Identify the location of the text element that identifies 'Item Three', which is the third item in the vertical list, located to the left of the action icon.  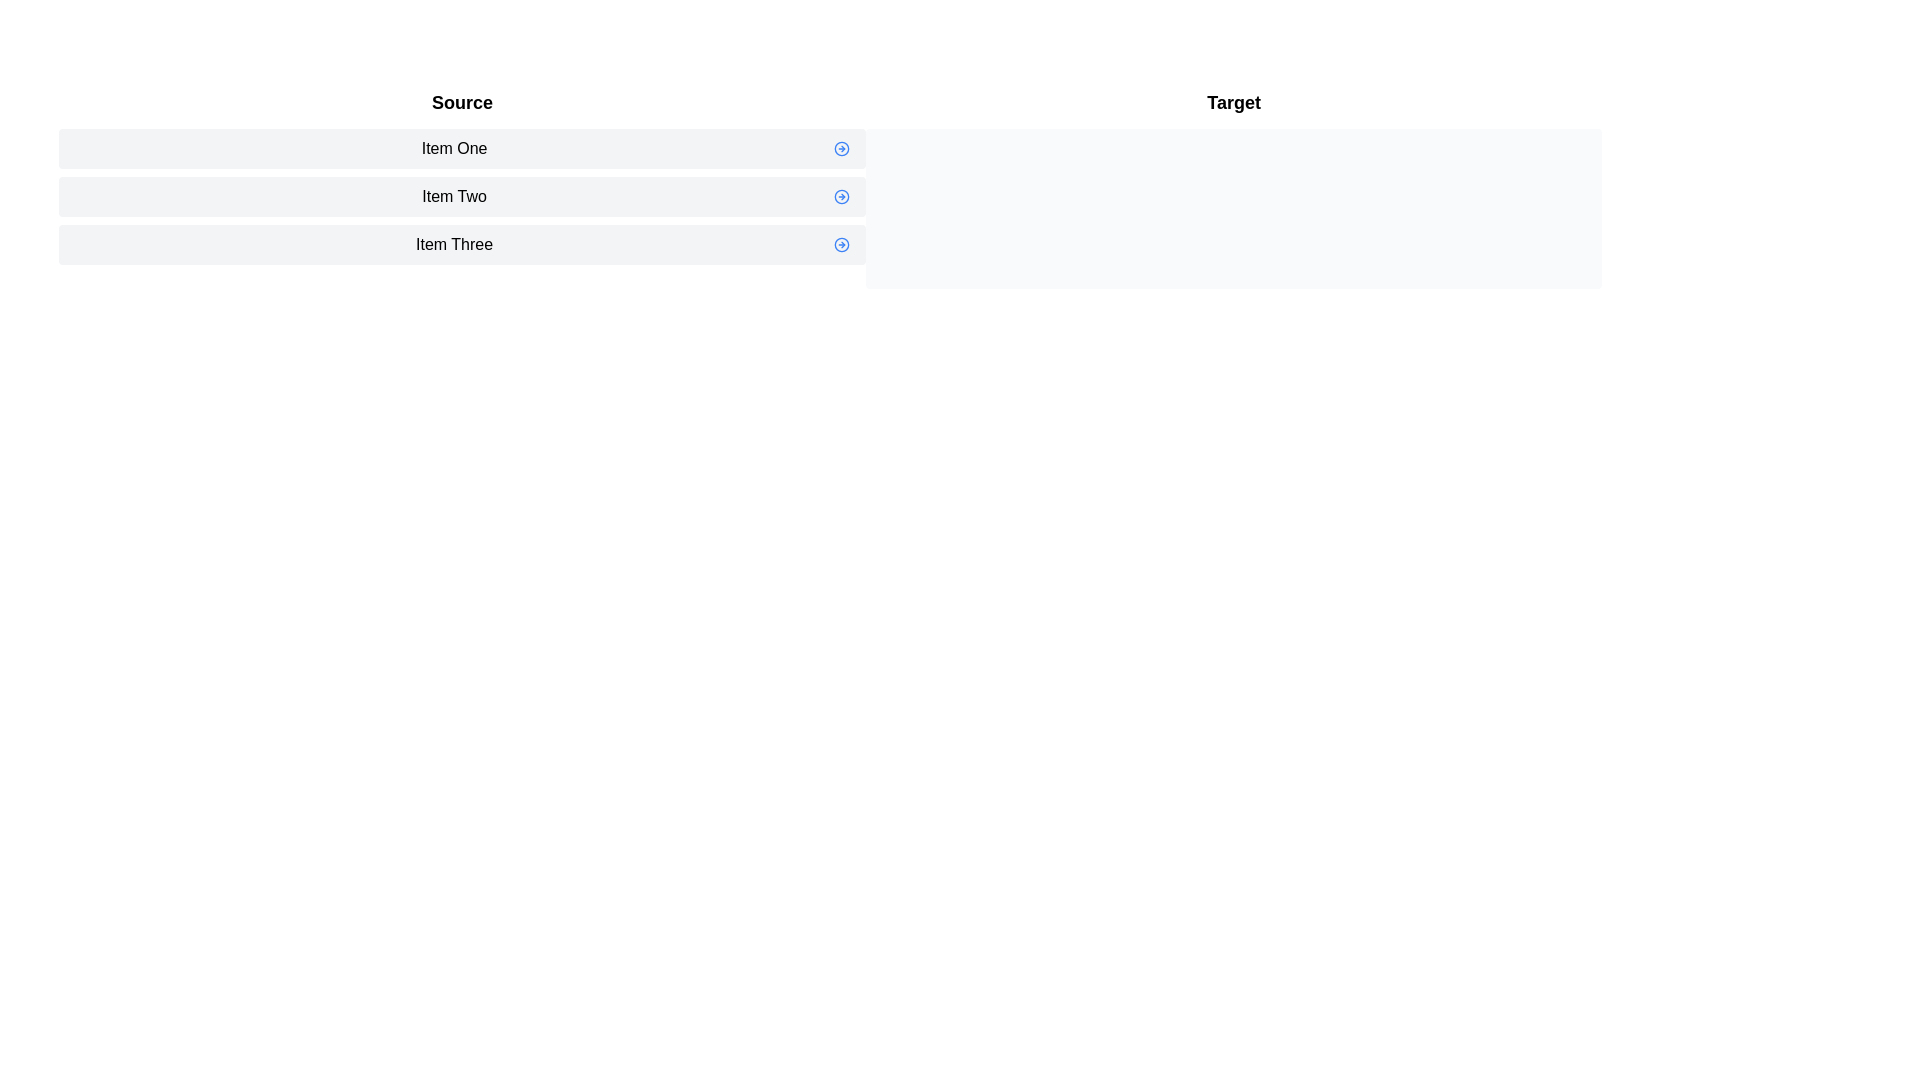
(453, 244).